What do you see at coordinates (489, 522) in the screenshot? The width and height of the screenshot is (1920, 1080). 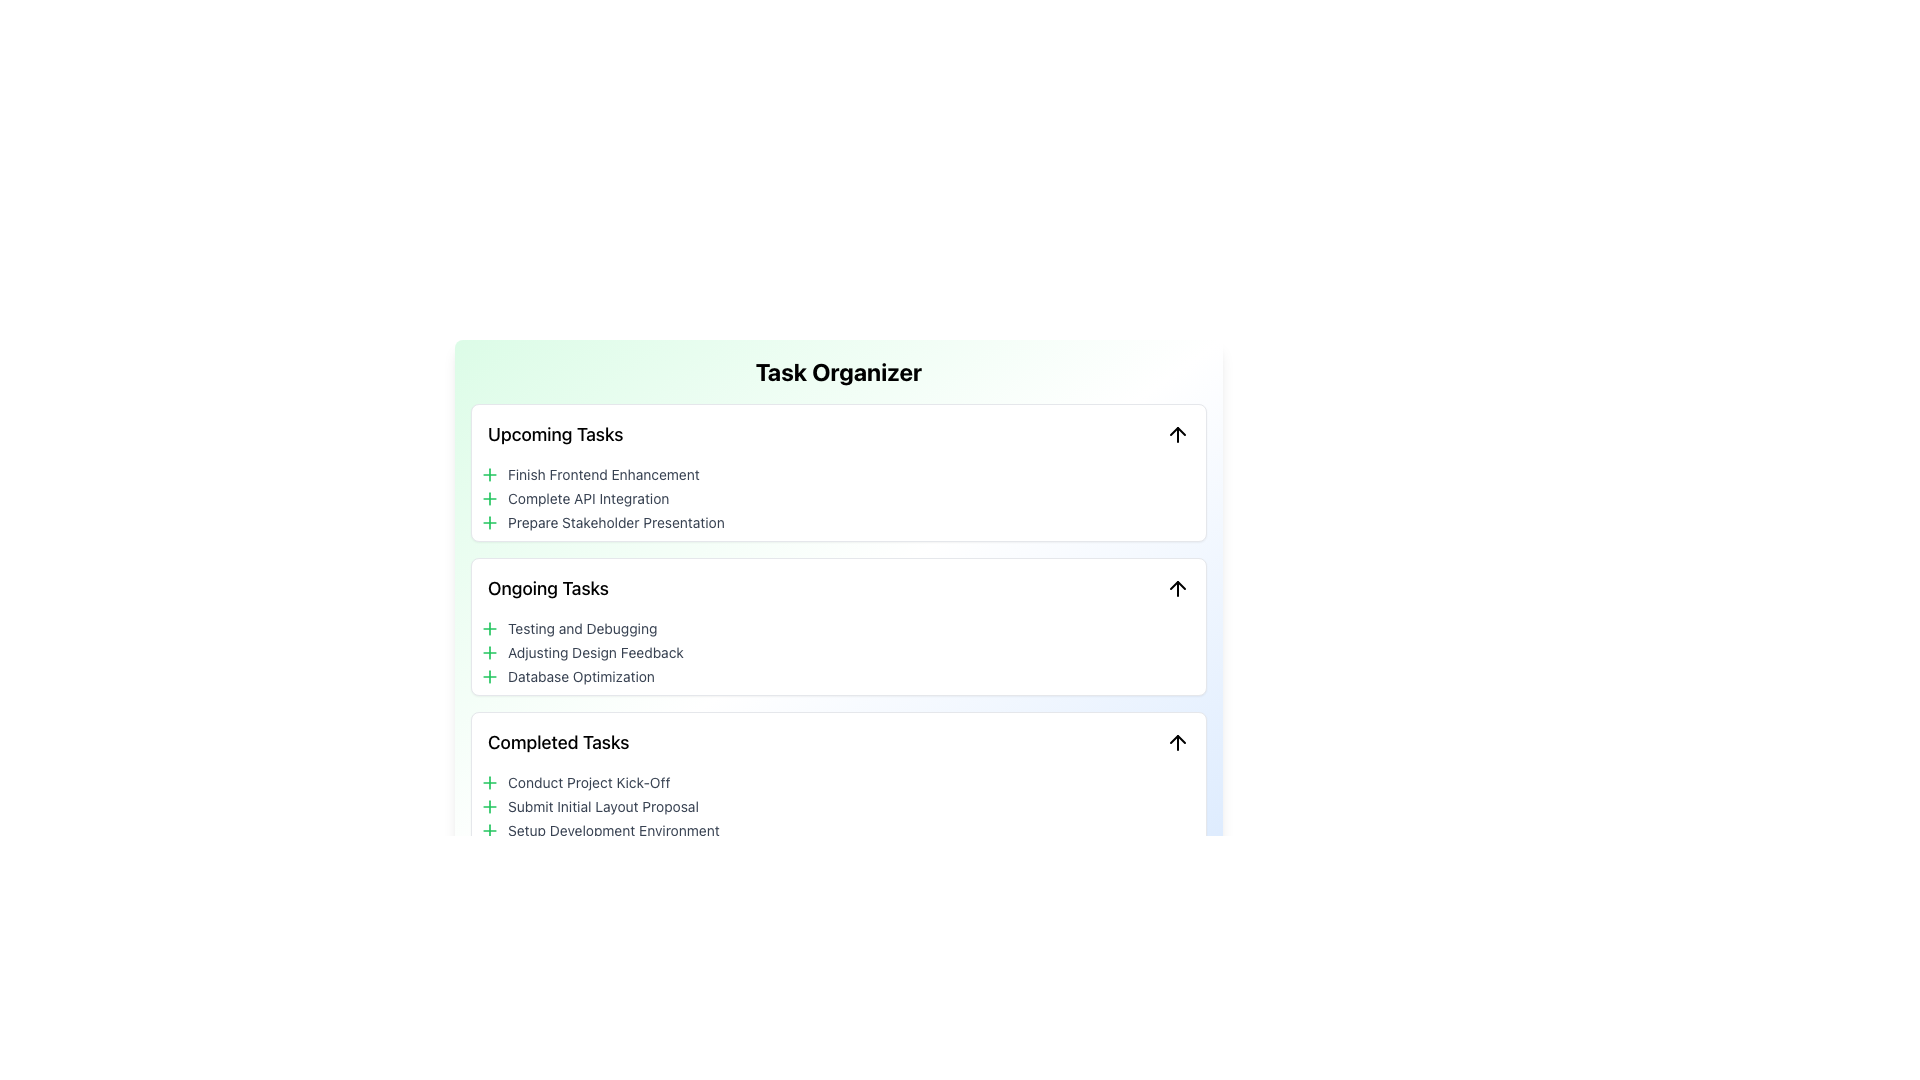 I see `the add action button located to the left of the text 'Prepare Stakeholder Presentation' in the 'Upcoming Tasks' section` at bounding box center [489, 522].